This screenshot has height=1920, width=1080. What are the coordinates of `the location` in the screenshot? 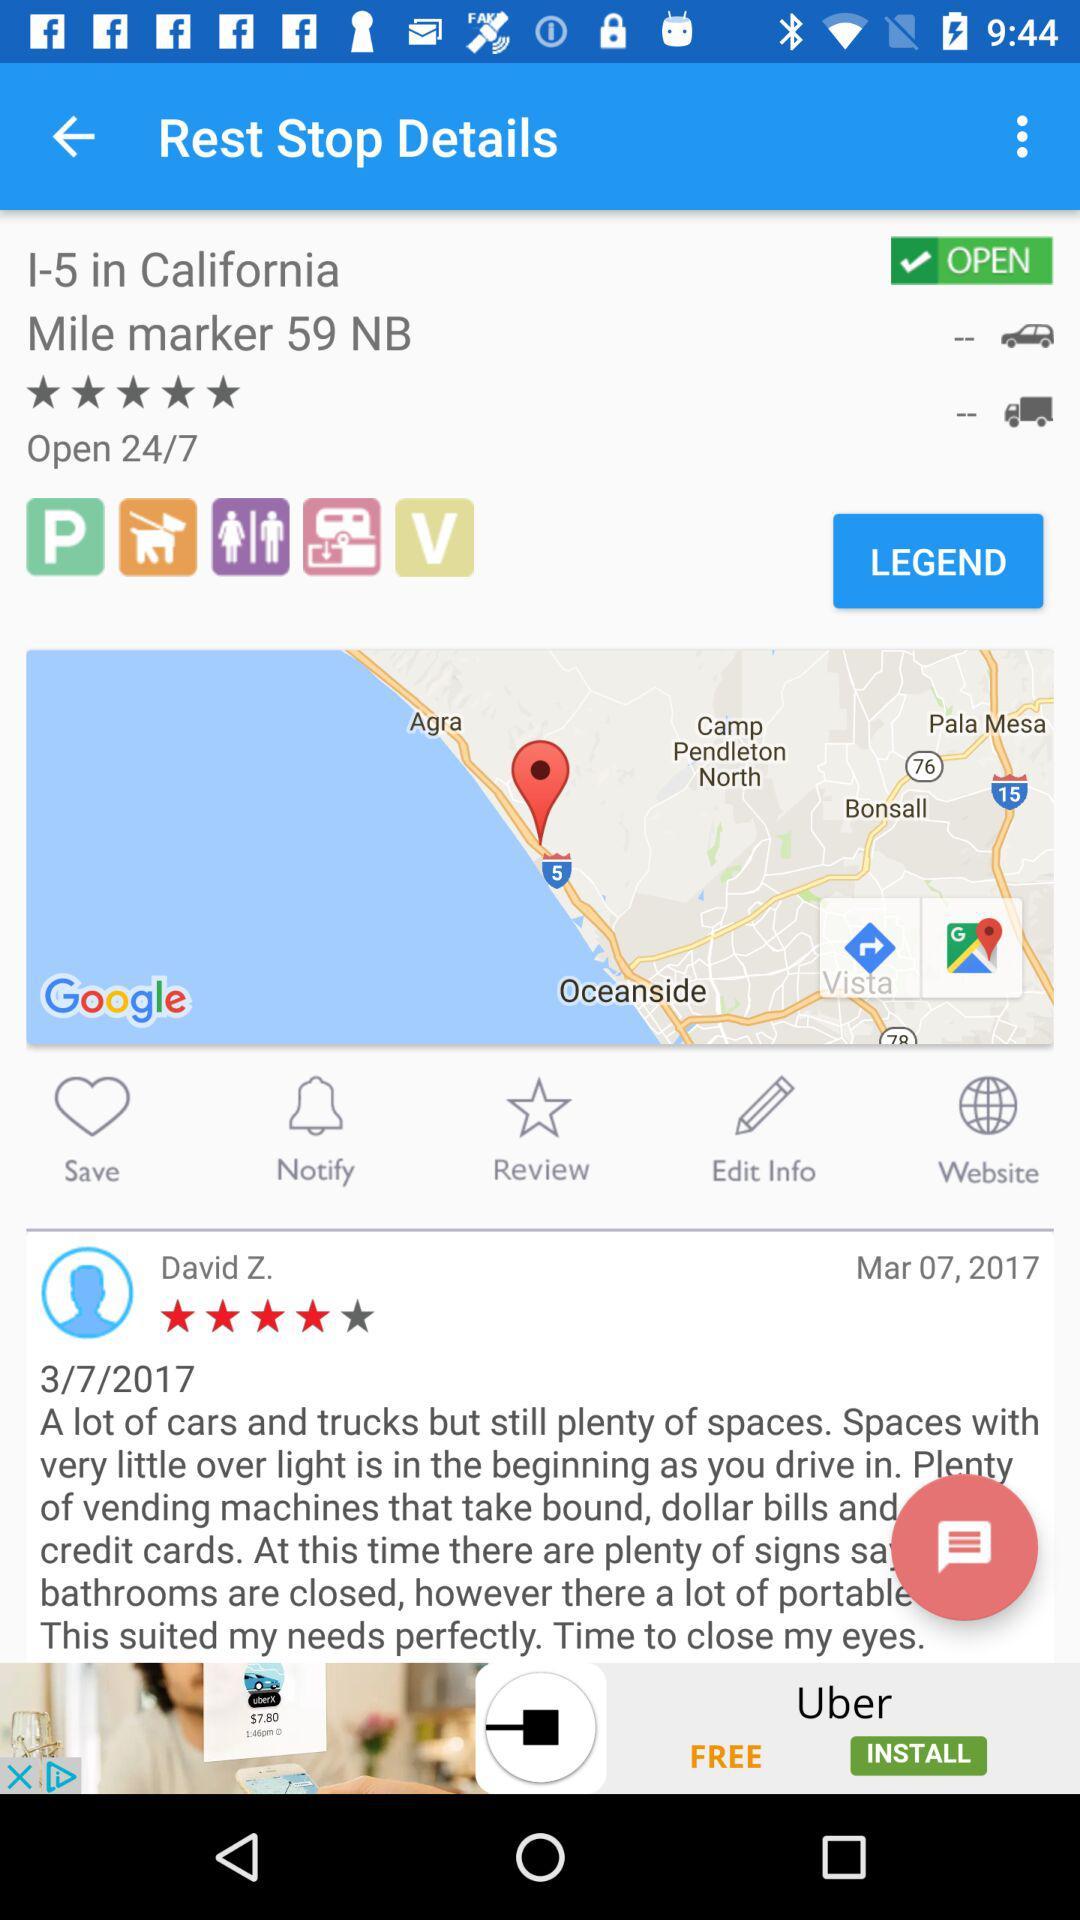 It's located at (91, 1129).